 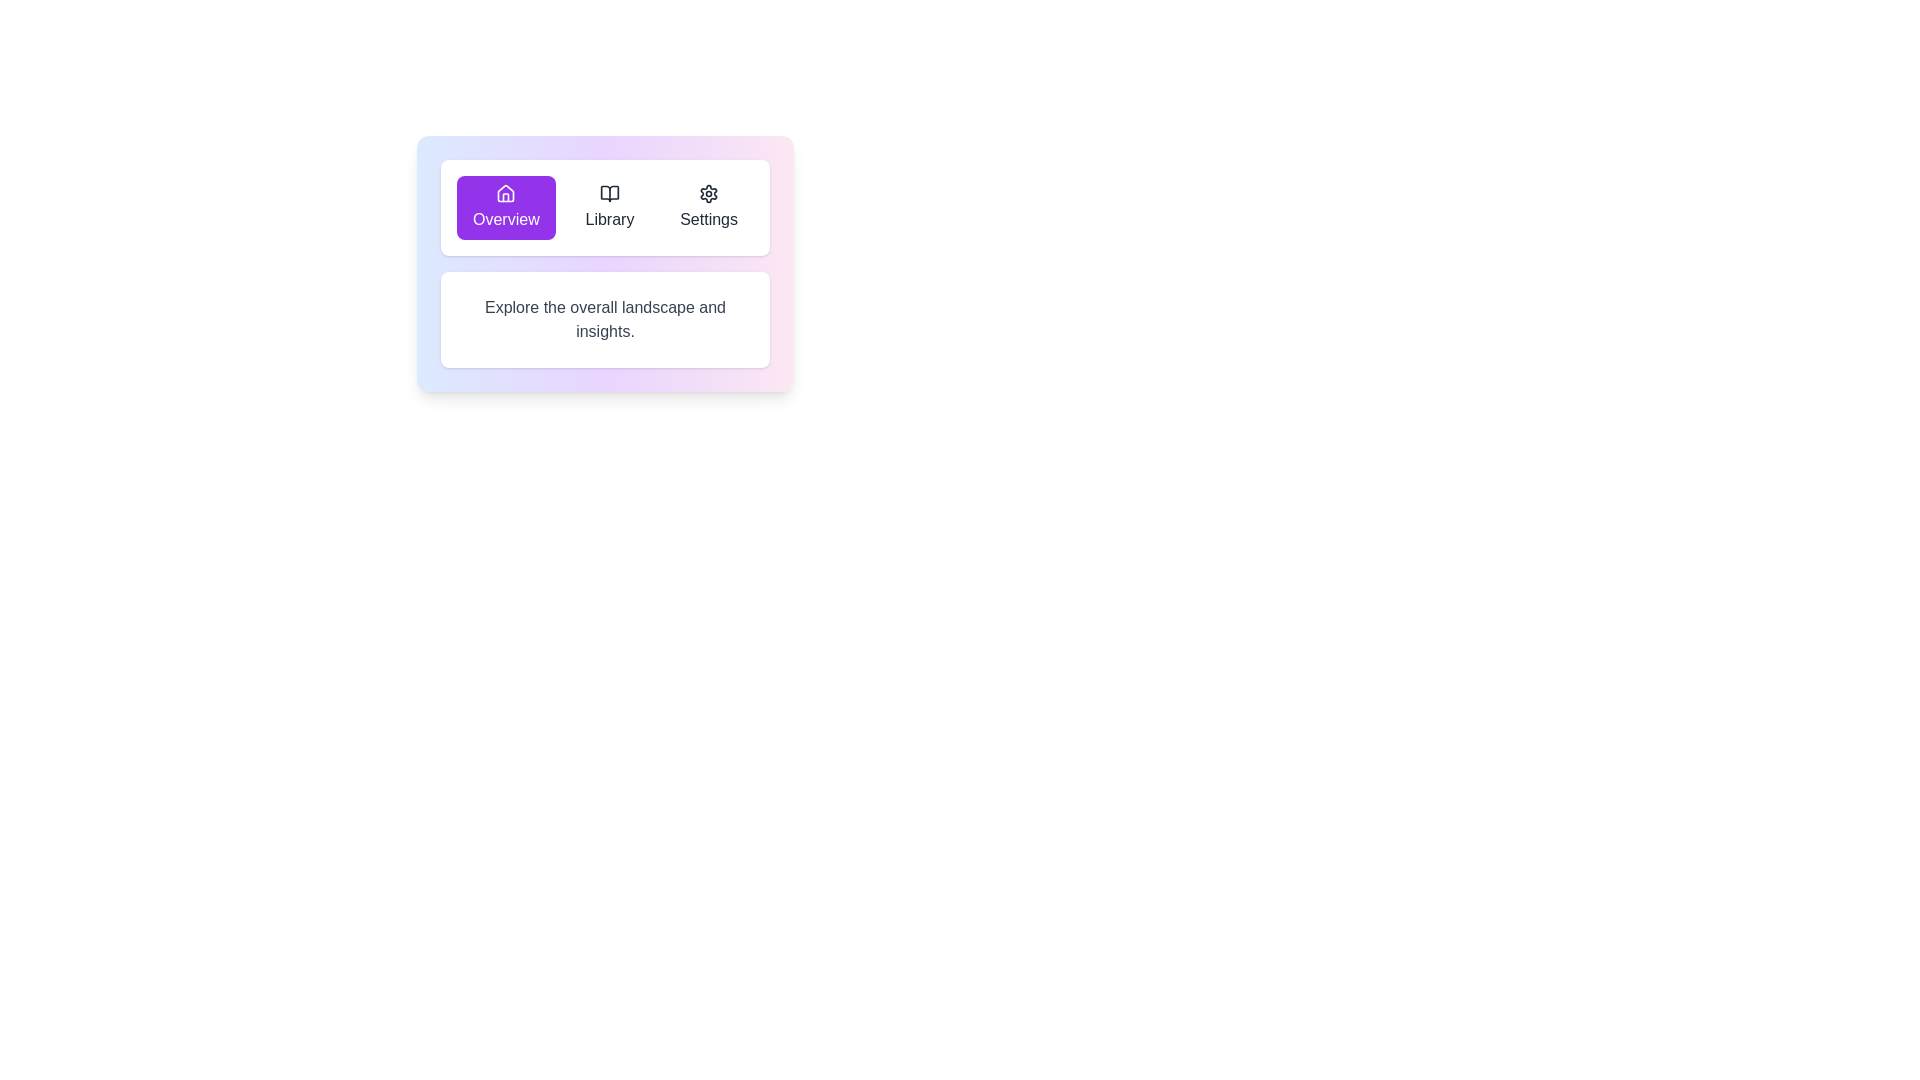 What do you see at coordinates (506, 219) in the screenshot?
I see `the 'Overview' button, which is a purple button located at the top-left of a horizontal menu for navigation` at bounding box center [506, 219].